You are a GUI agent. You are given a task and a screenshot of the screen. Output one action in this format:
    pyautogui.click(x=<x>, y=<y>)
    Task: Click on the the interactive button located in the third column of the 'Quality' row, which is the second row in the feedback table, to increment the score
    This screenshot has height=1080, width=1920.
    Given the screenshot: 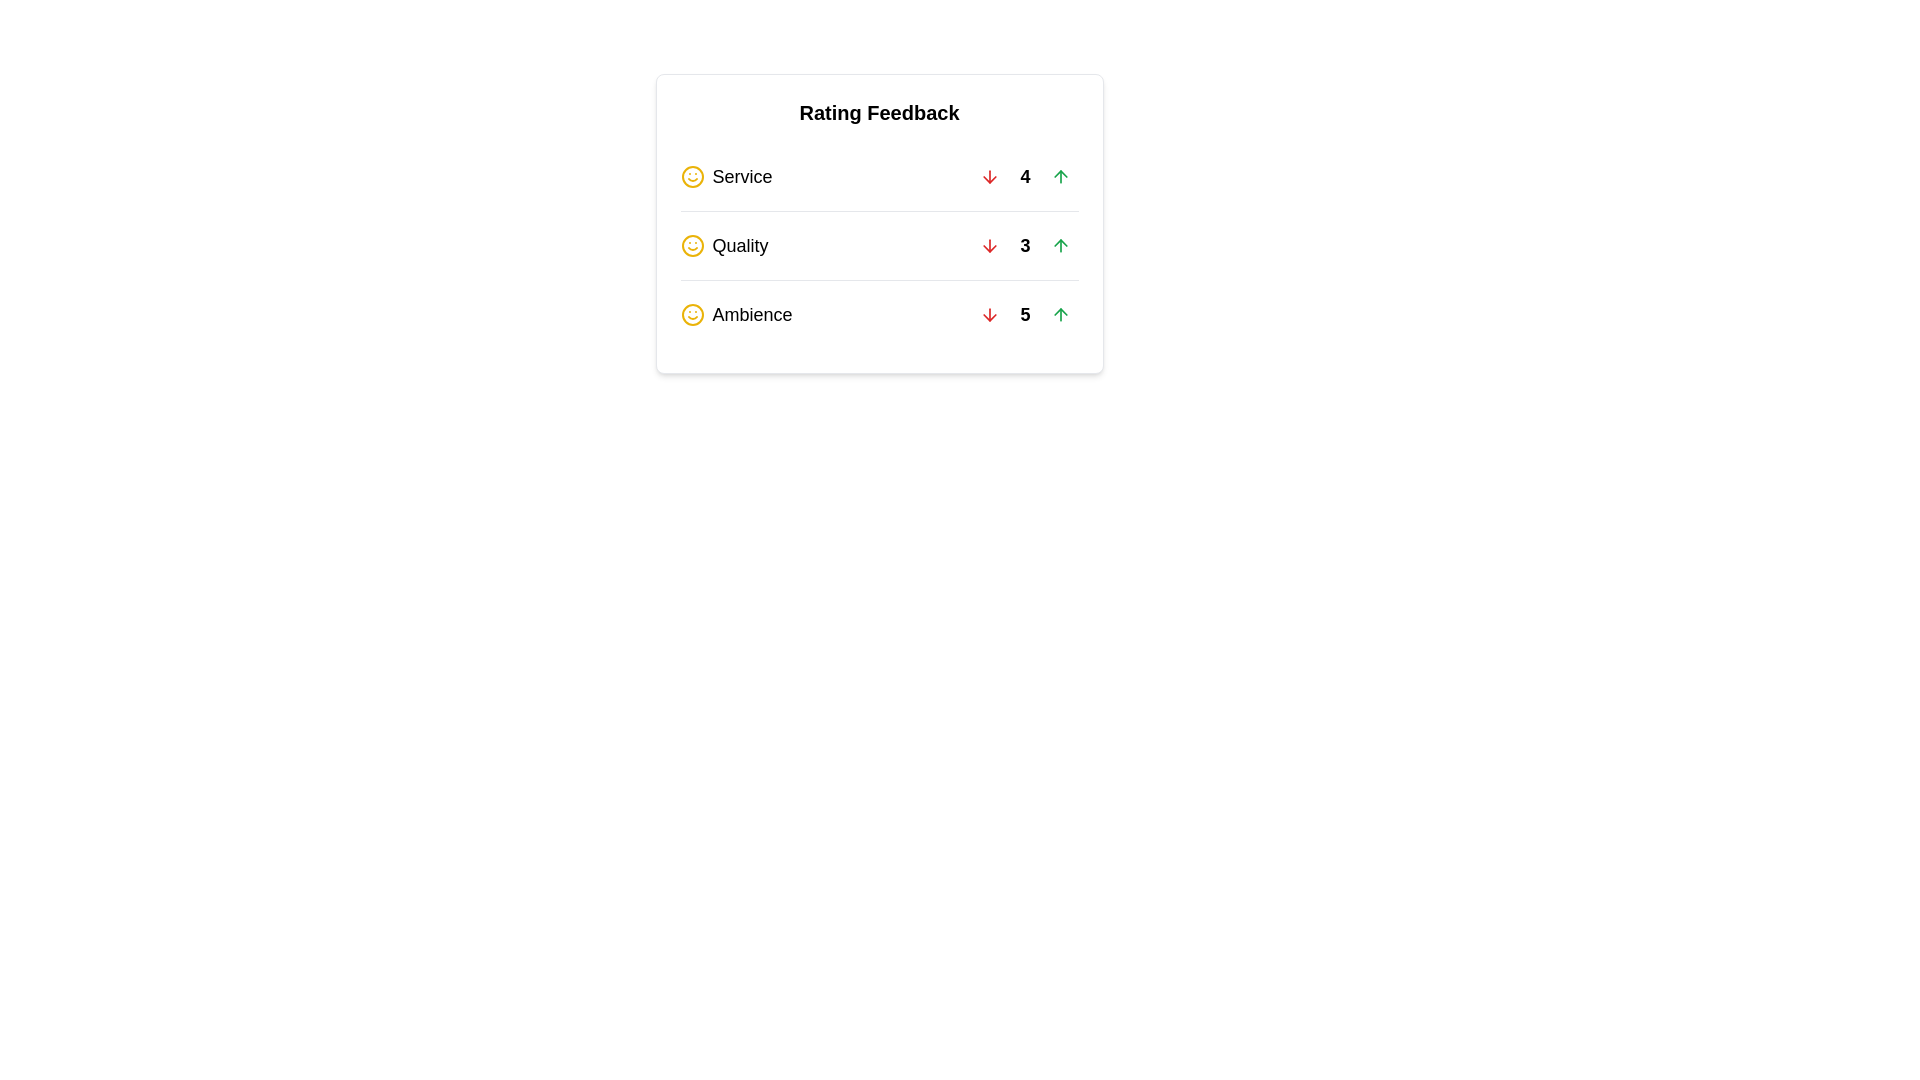 What is the action you would take?
    pyautogui.click(x=1059, y=245)
    